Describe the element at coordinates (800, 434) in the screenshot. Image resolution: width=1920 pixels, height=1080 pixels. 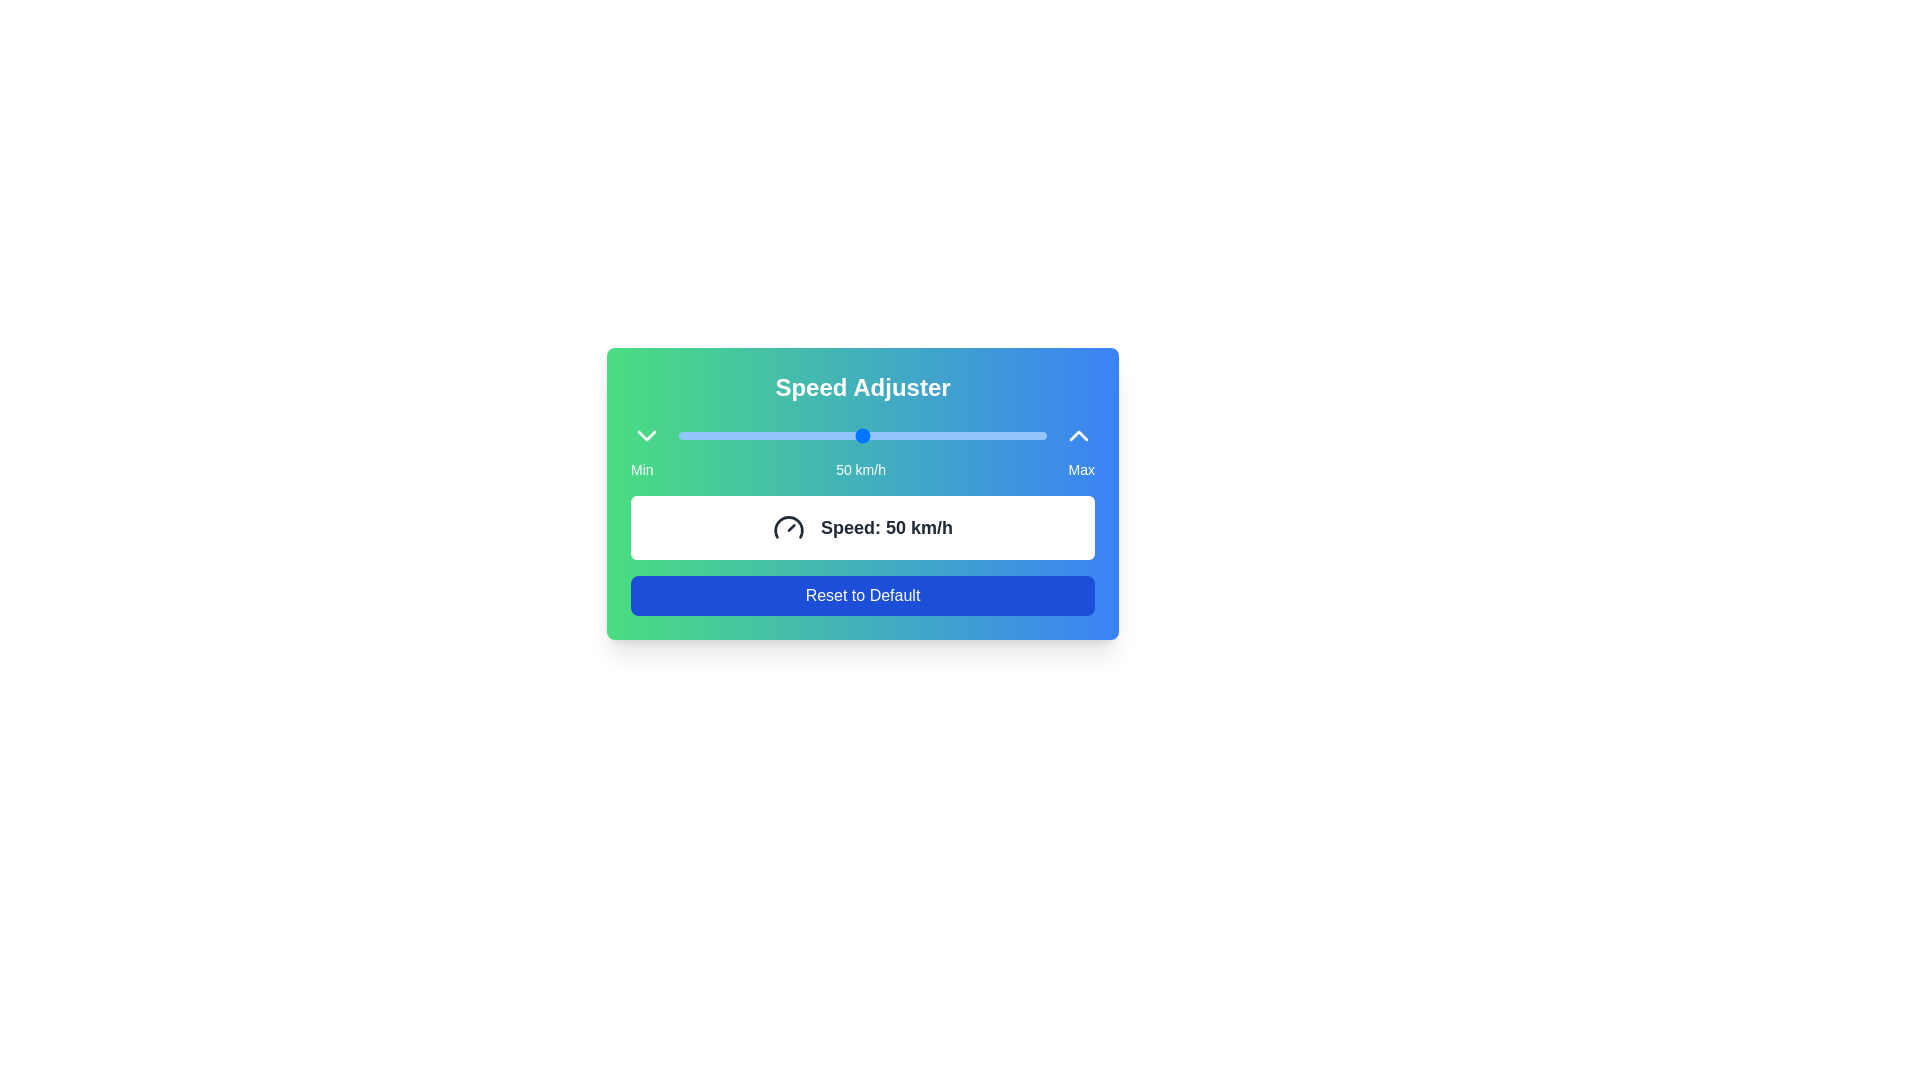
I see `the slider position` at that location.